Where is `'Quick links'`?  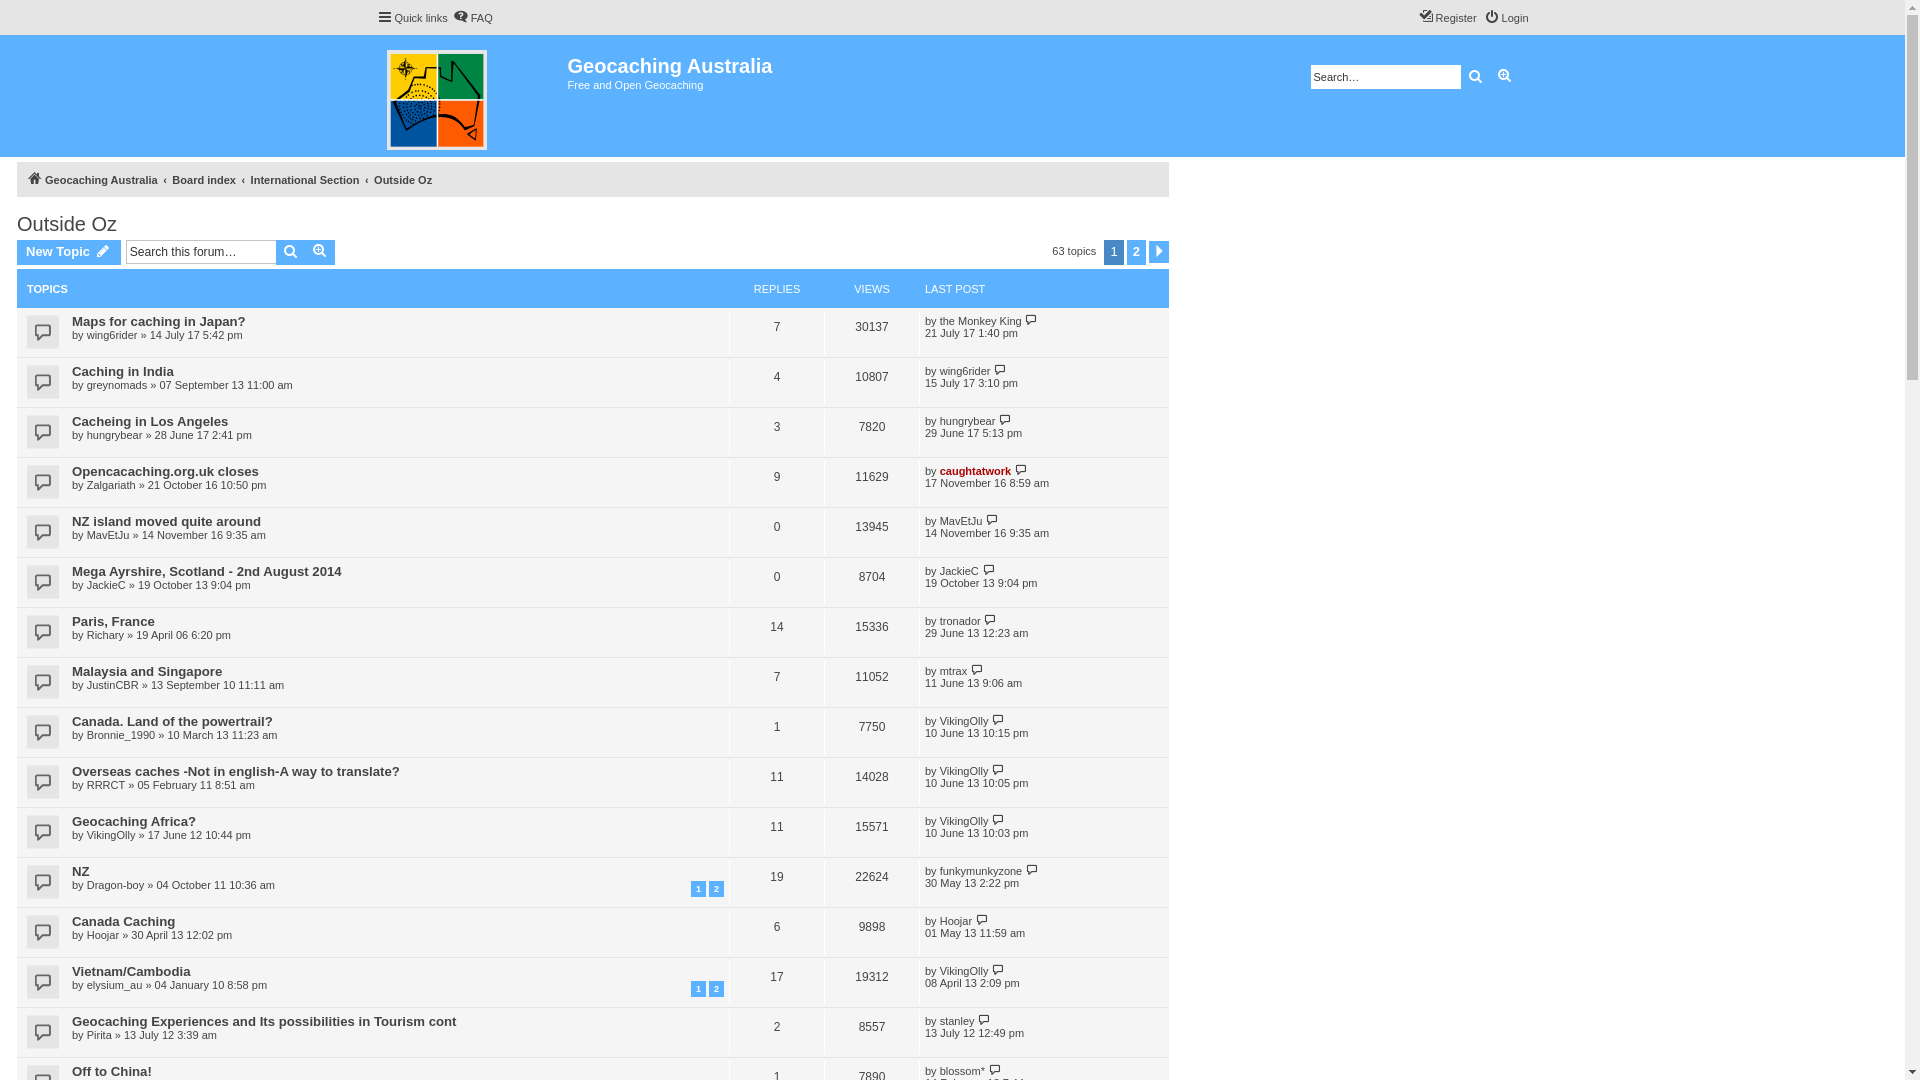
'Quick links' is located at coordinates (410, 18).